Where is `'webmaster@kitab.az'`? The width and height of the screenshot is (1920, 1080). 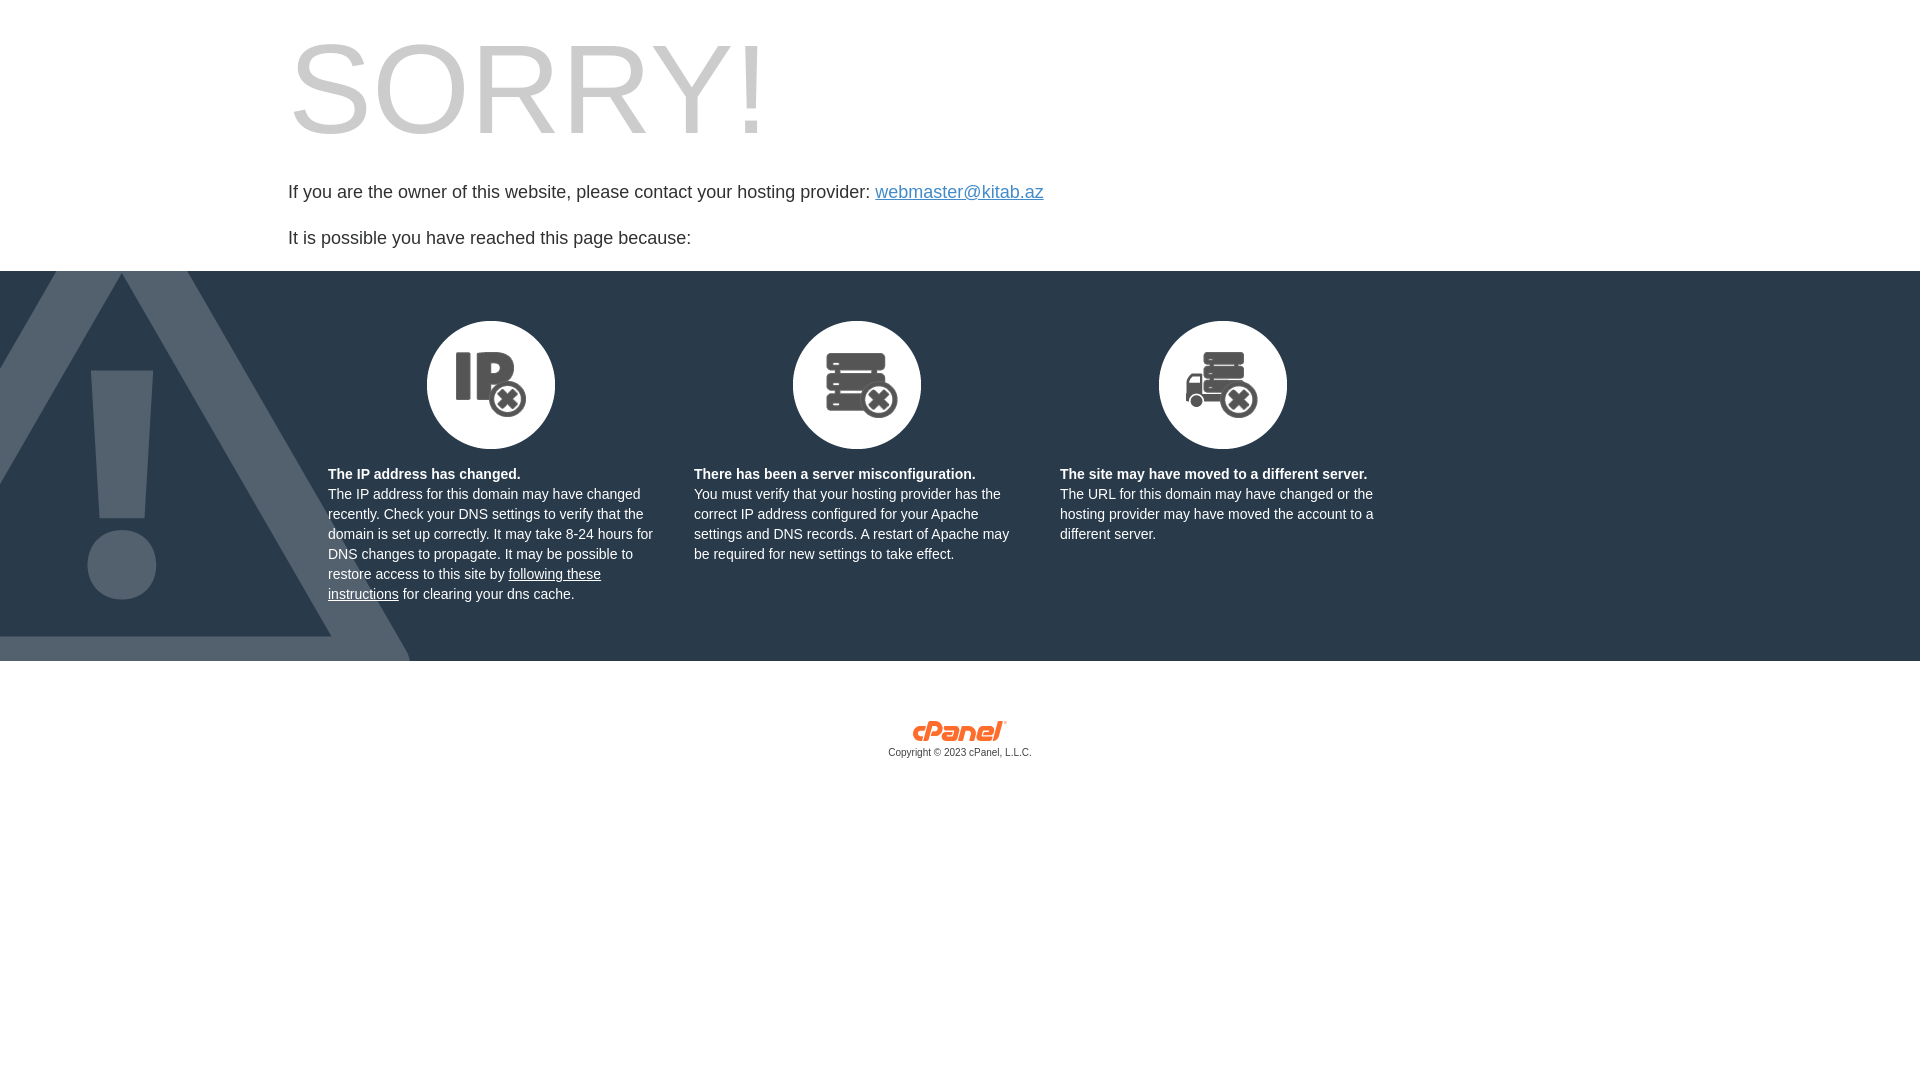
'webmaster@kitab.az' is located at coordinates (958, 192).